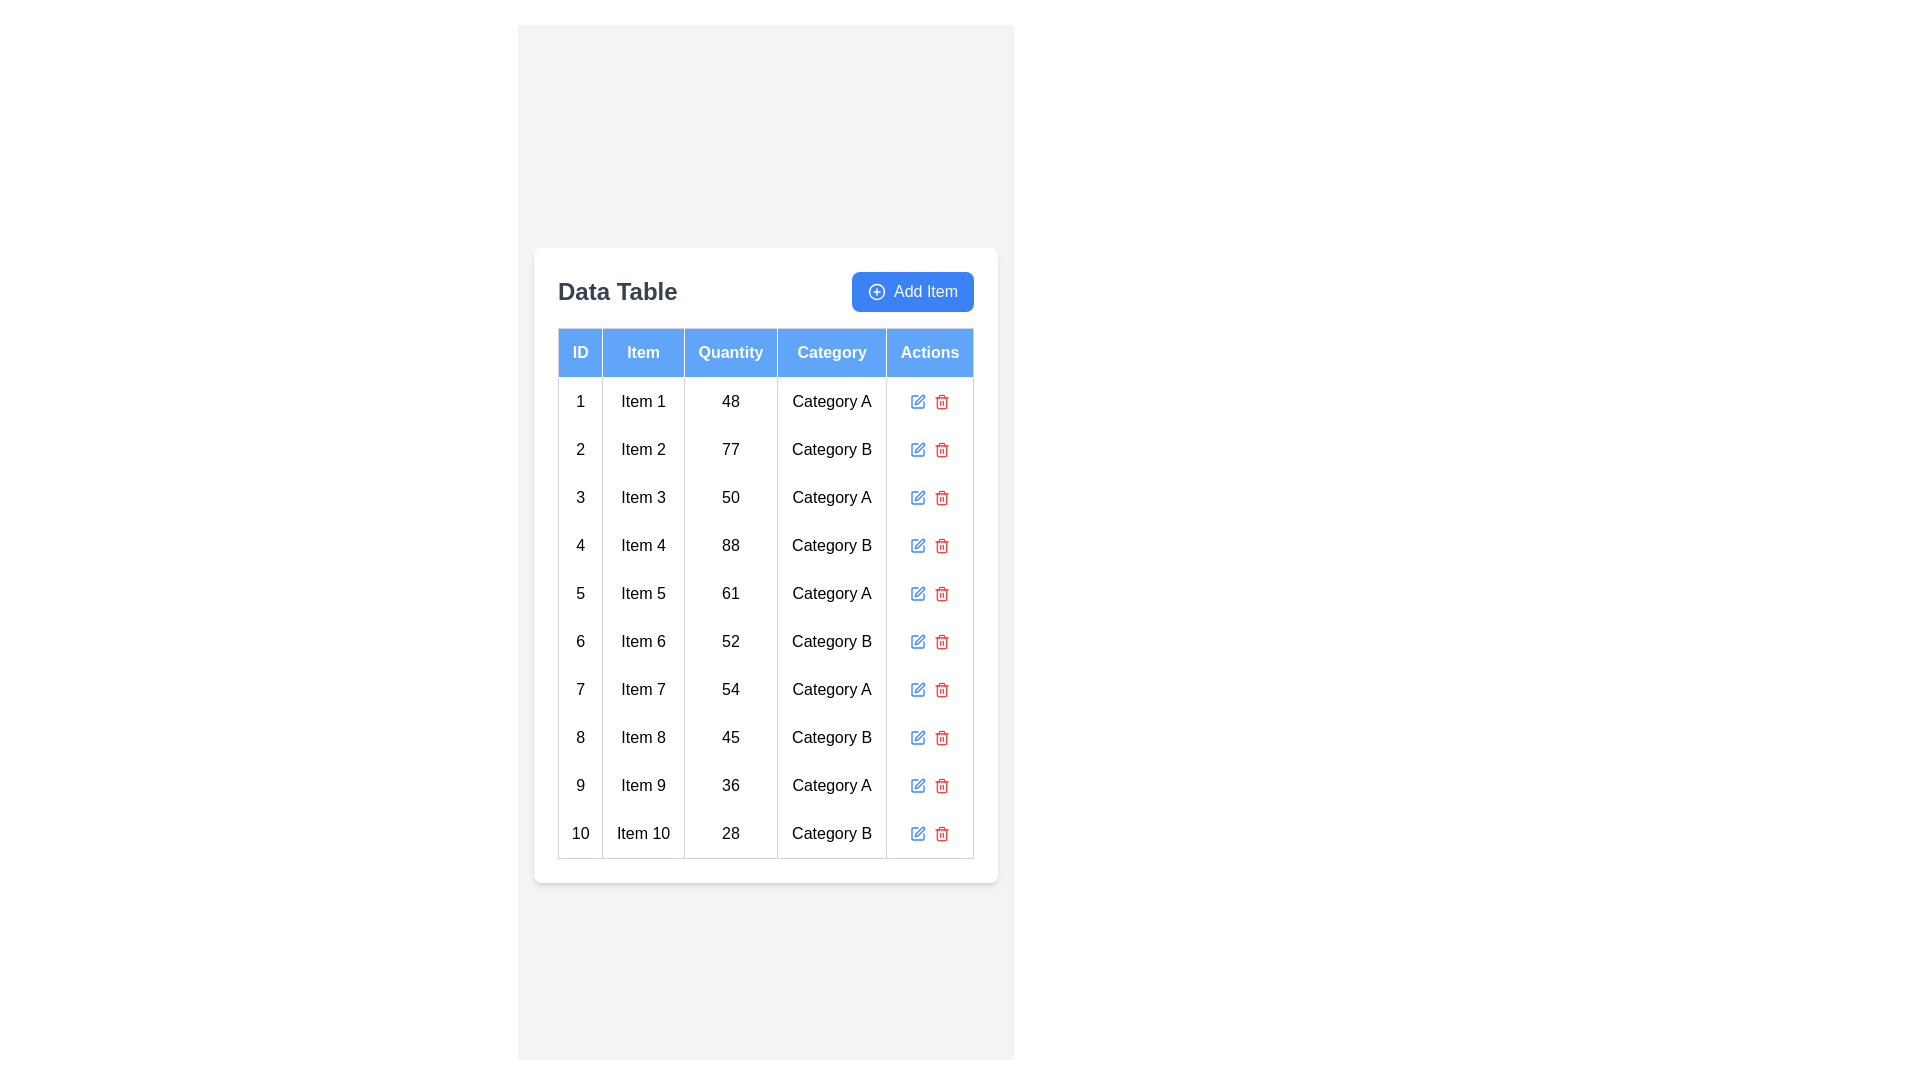  Describe the element at coordinates (941, 592) in the screenshot. I see `the delete icon button located in the 'Actions' column of the fifth row in the data table` at that location.